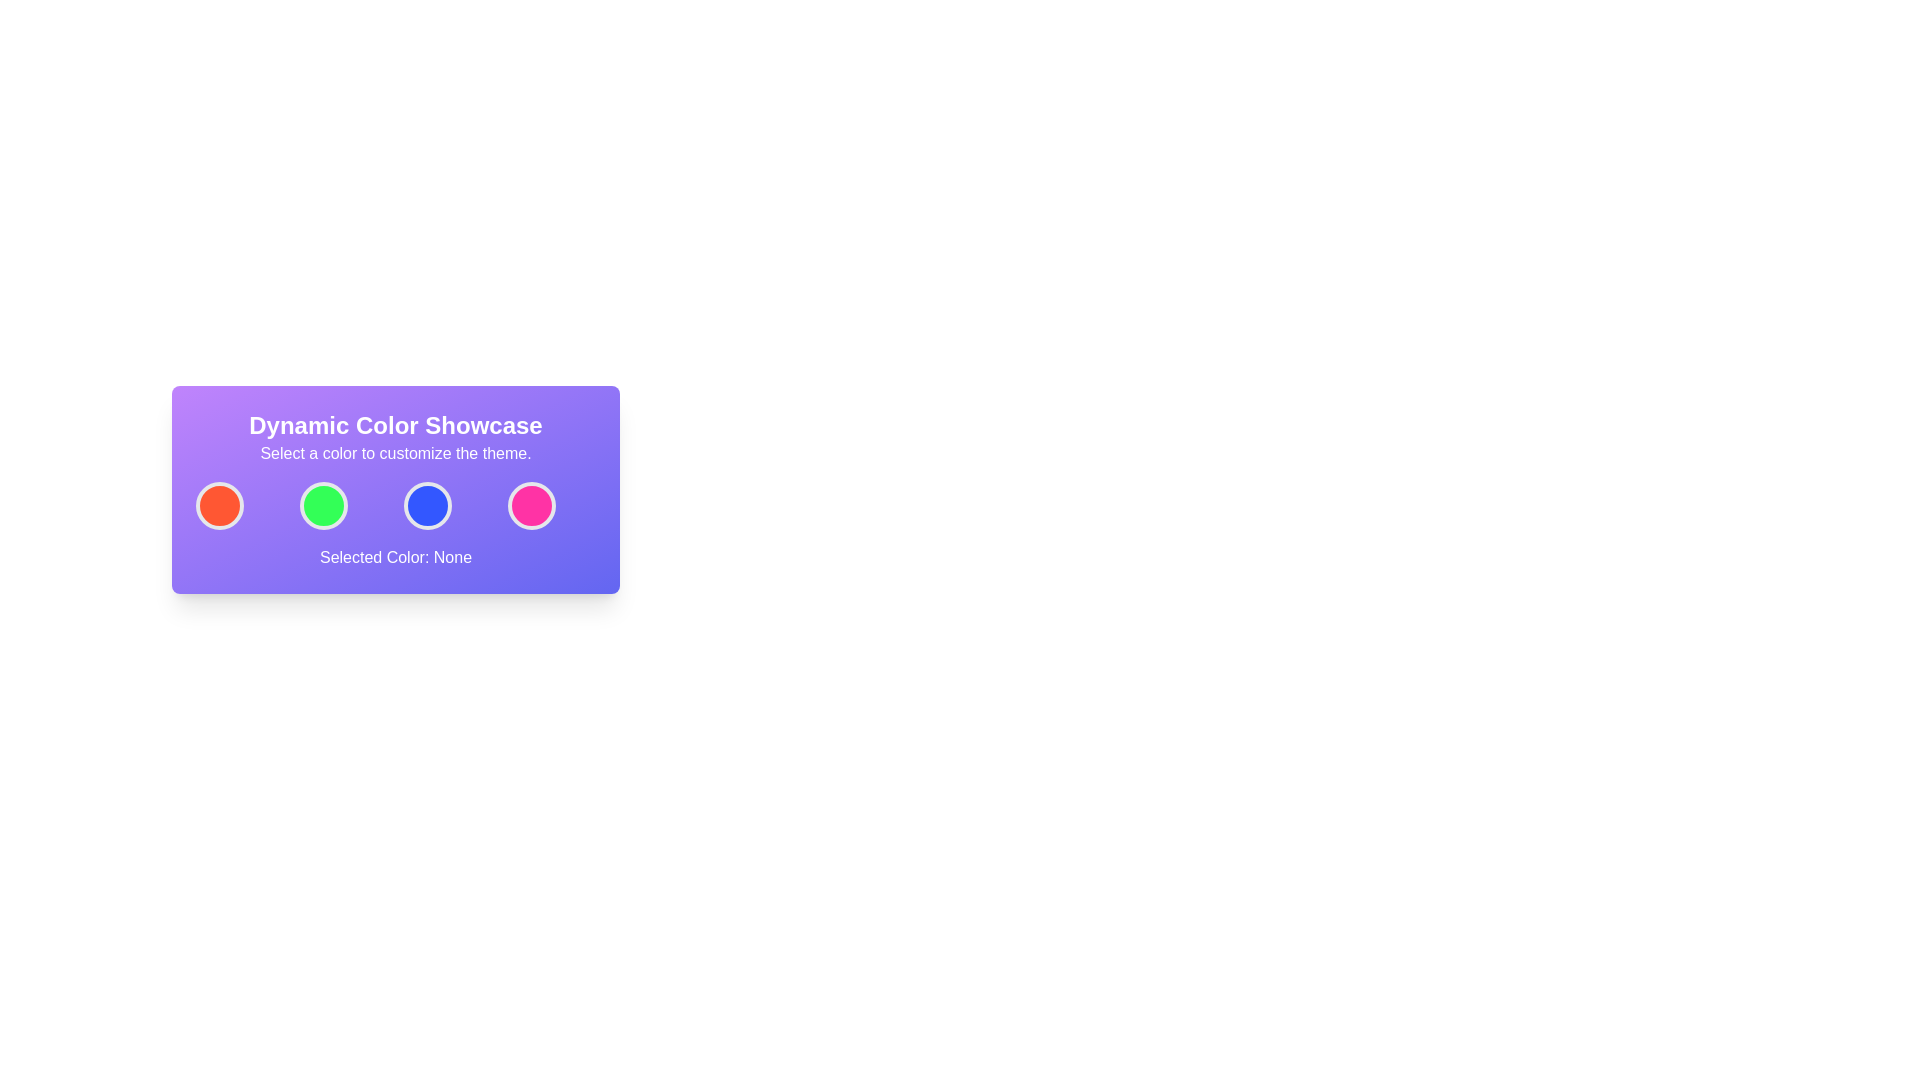 This screenshot has height=1080, width=1920. What do you see at coordinates (426, 504) in the screenshot?
I see `the circular blue button with a white outline, which is the third button from the left in a row of four buttons on a purple background card labeled 'Dynamic Color Showcase'` at bounding box center [426, 504].